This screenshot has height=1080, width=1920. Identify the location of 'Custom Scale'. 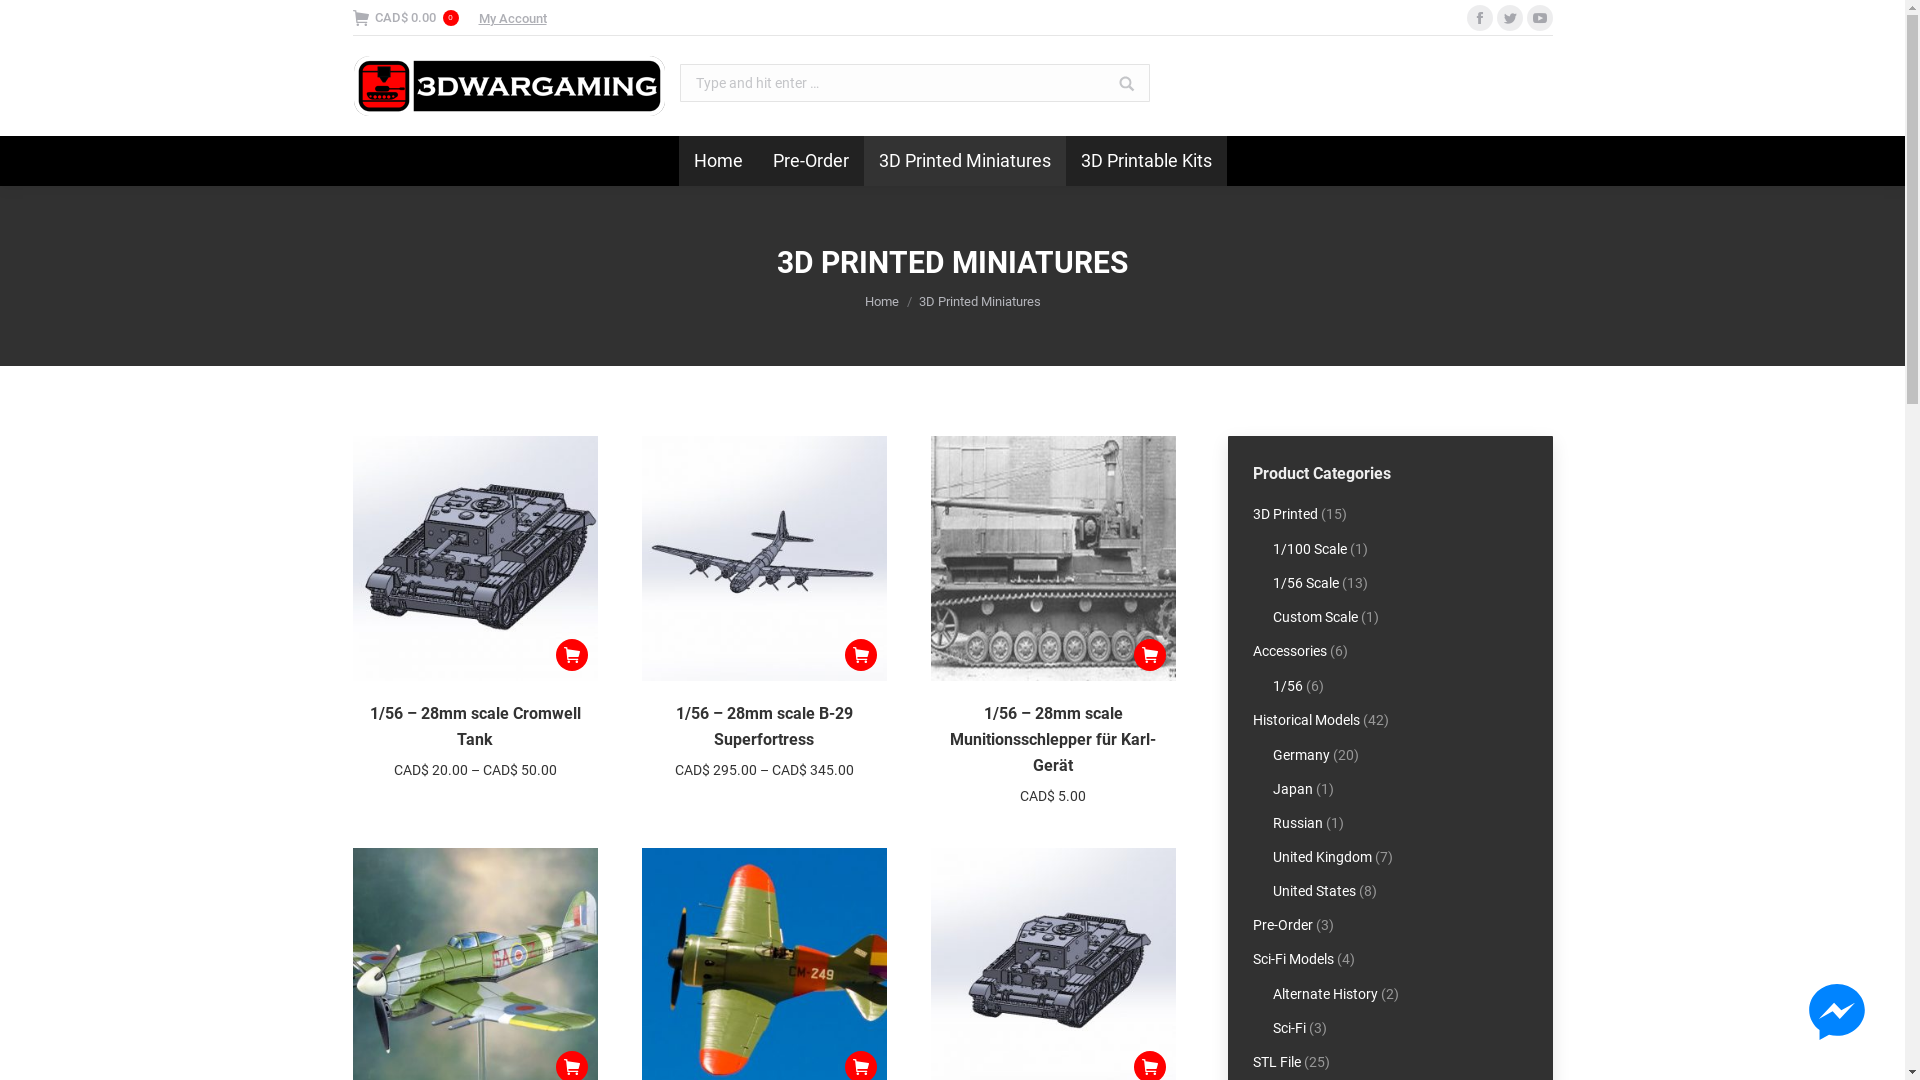
(1314, 616).